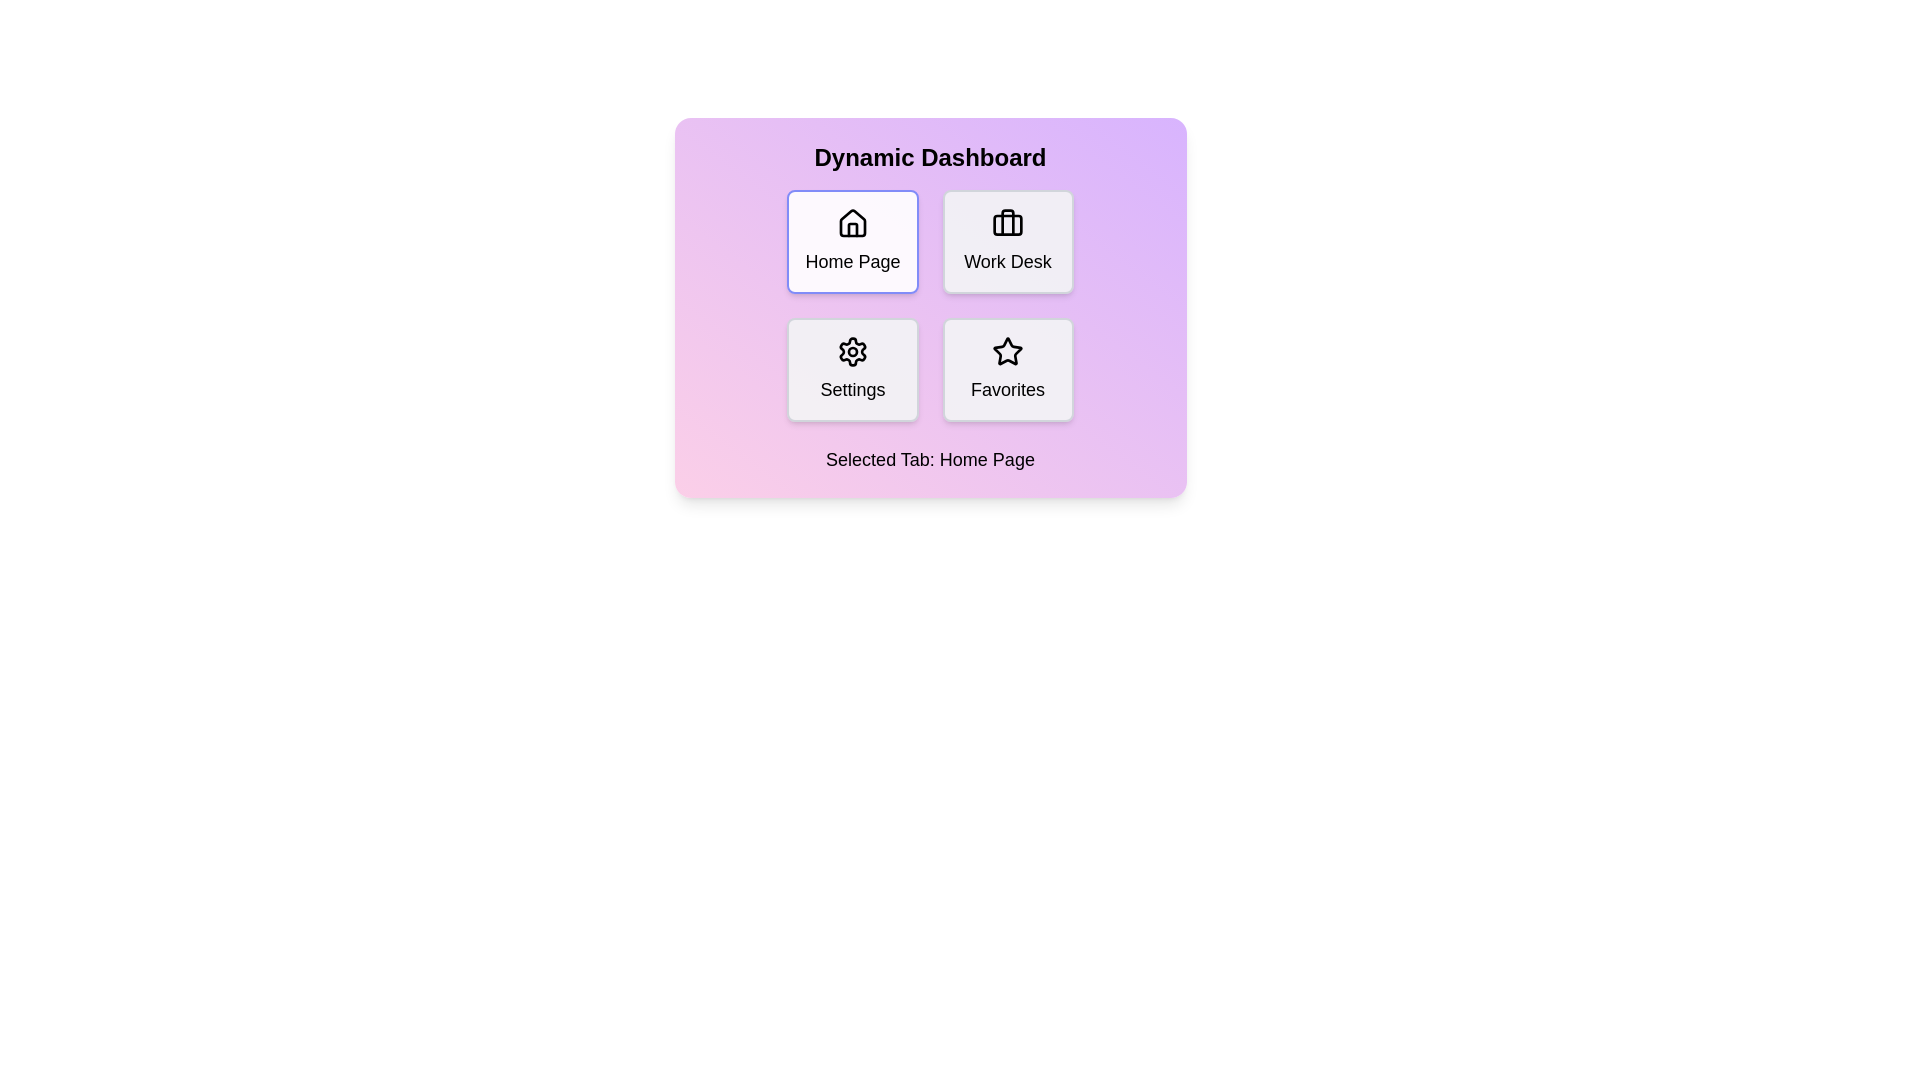  I want to click on the tab labeled Work Desk, so click(1008, 241).